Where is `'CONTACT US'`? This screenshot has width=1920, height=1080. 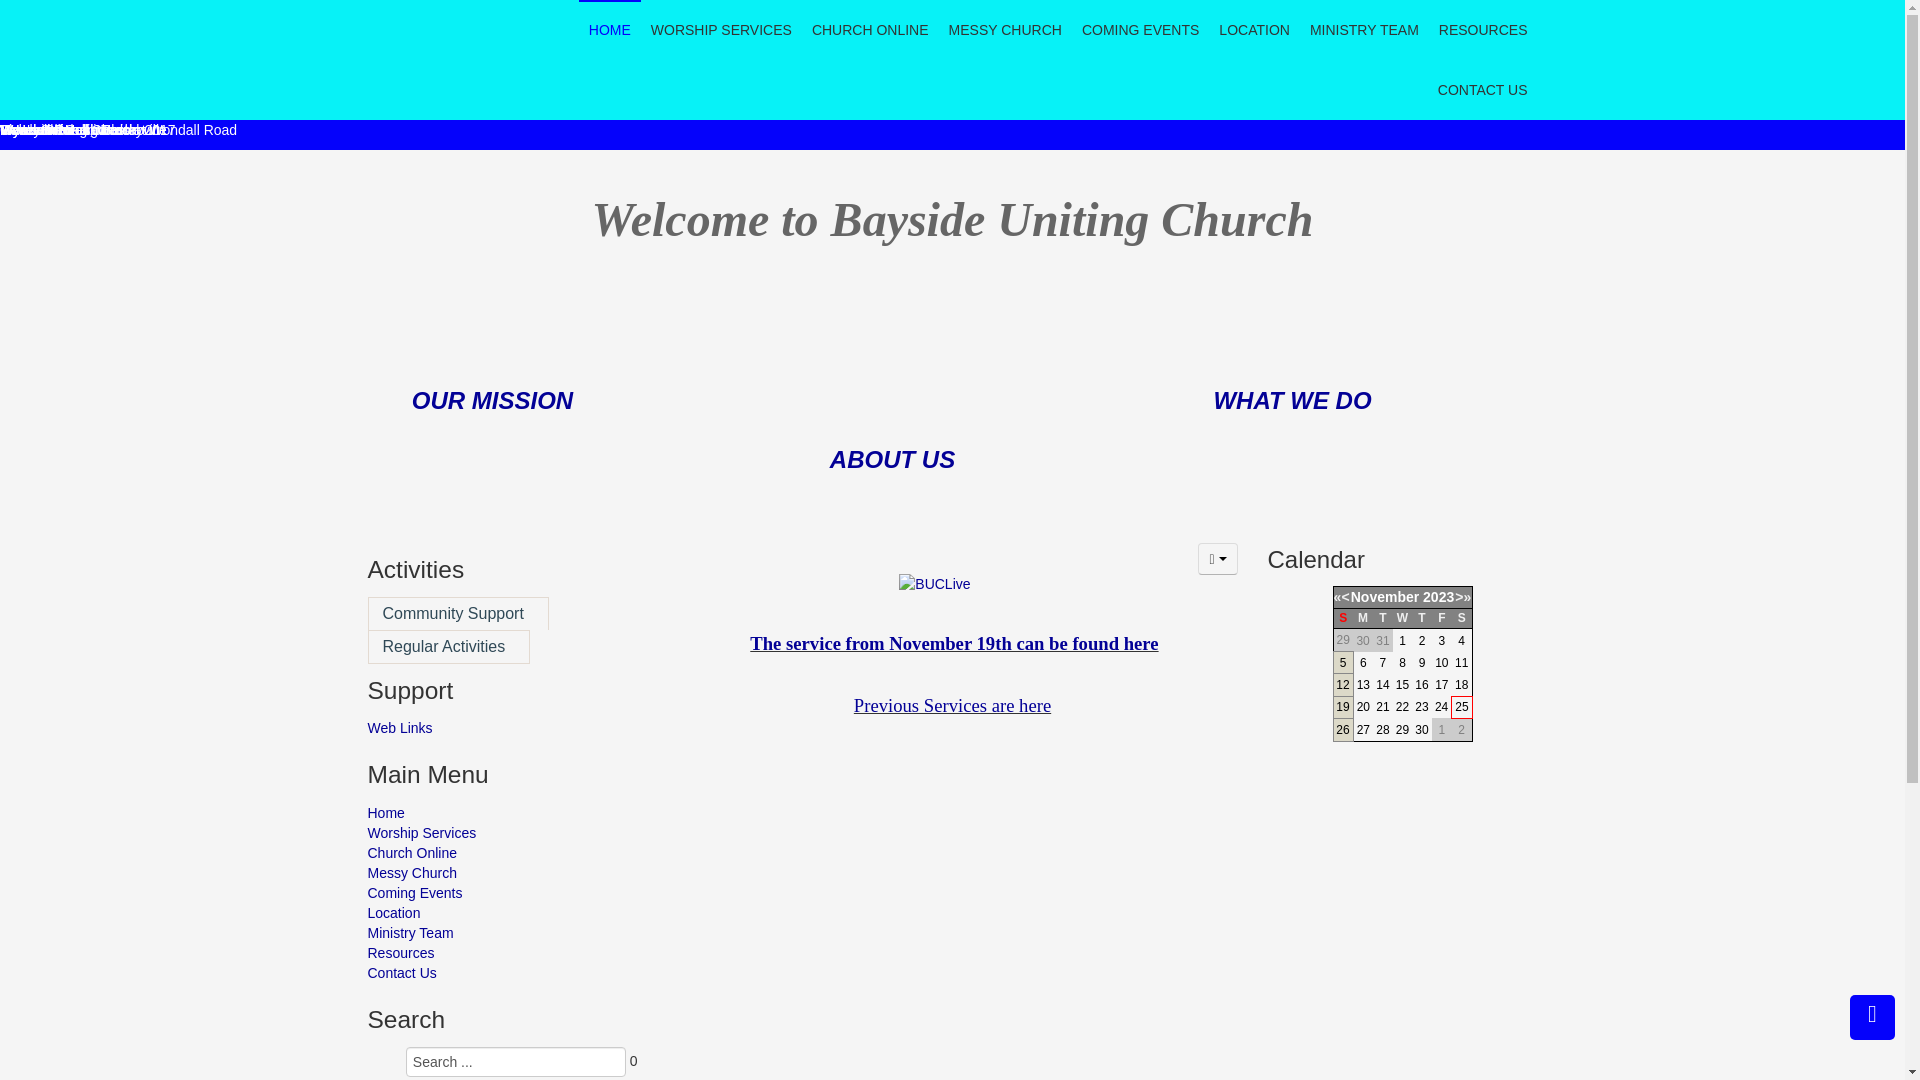 'CONTACT US' is located at coordinates (1483, 88).